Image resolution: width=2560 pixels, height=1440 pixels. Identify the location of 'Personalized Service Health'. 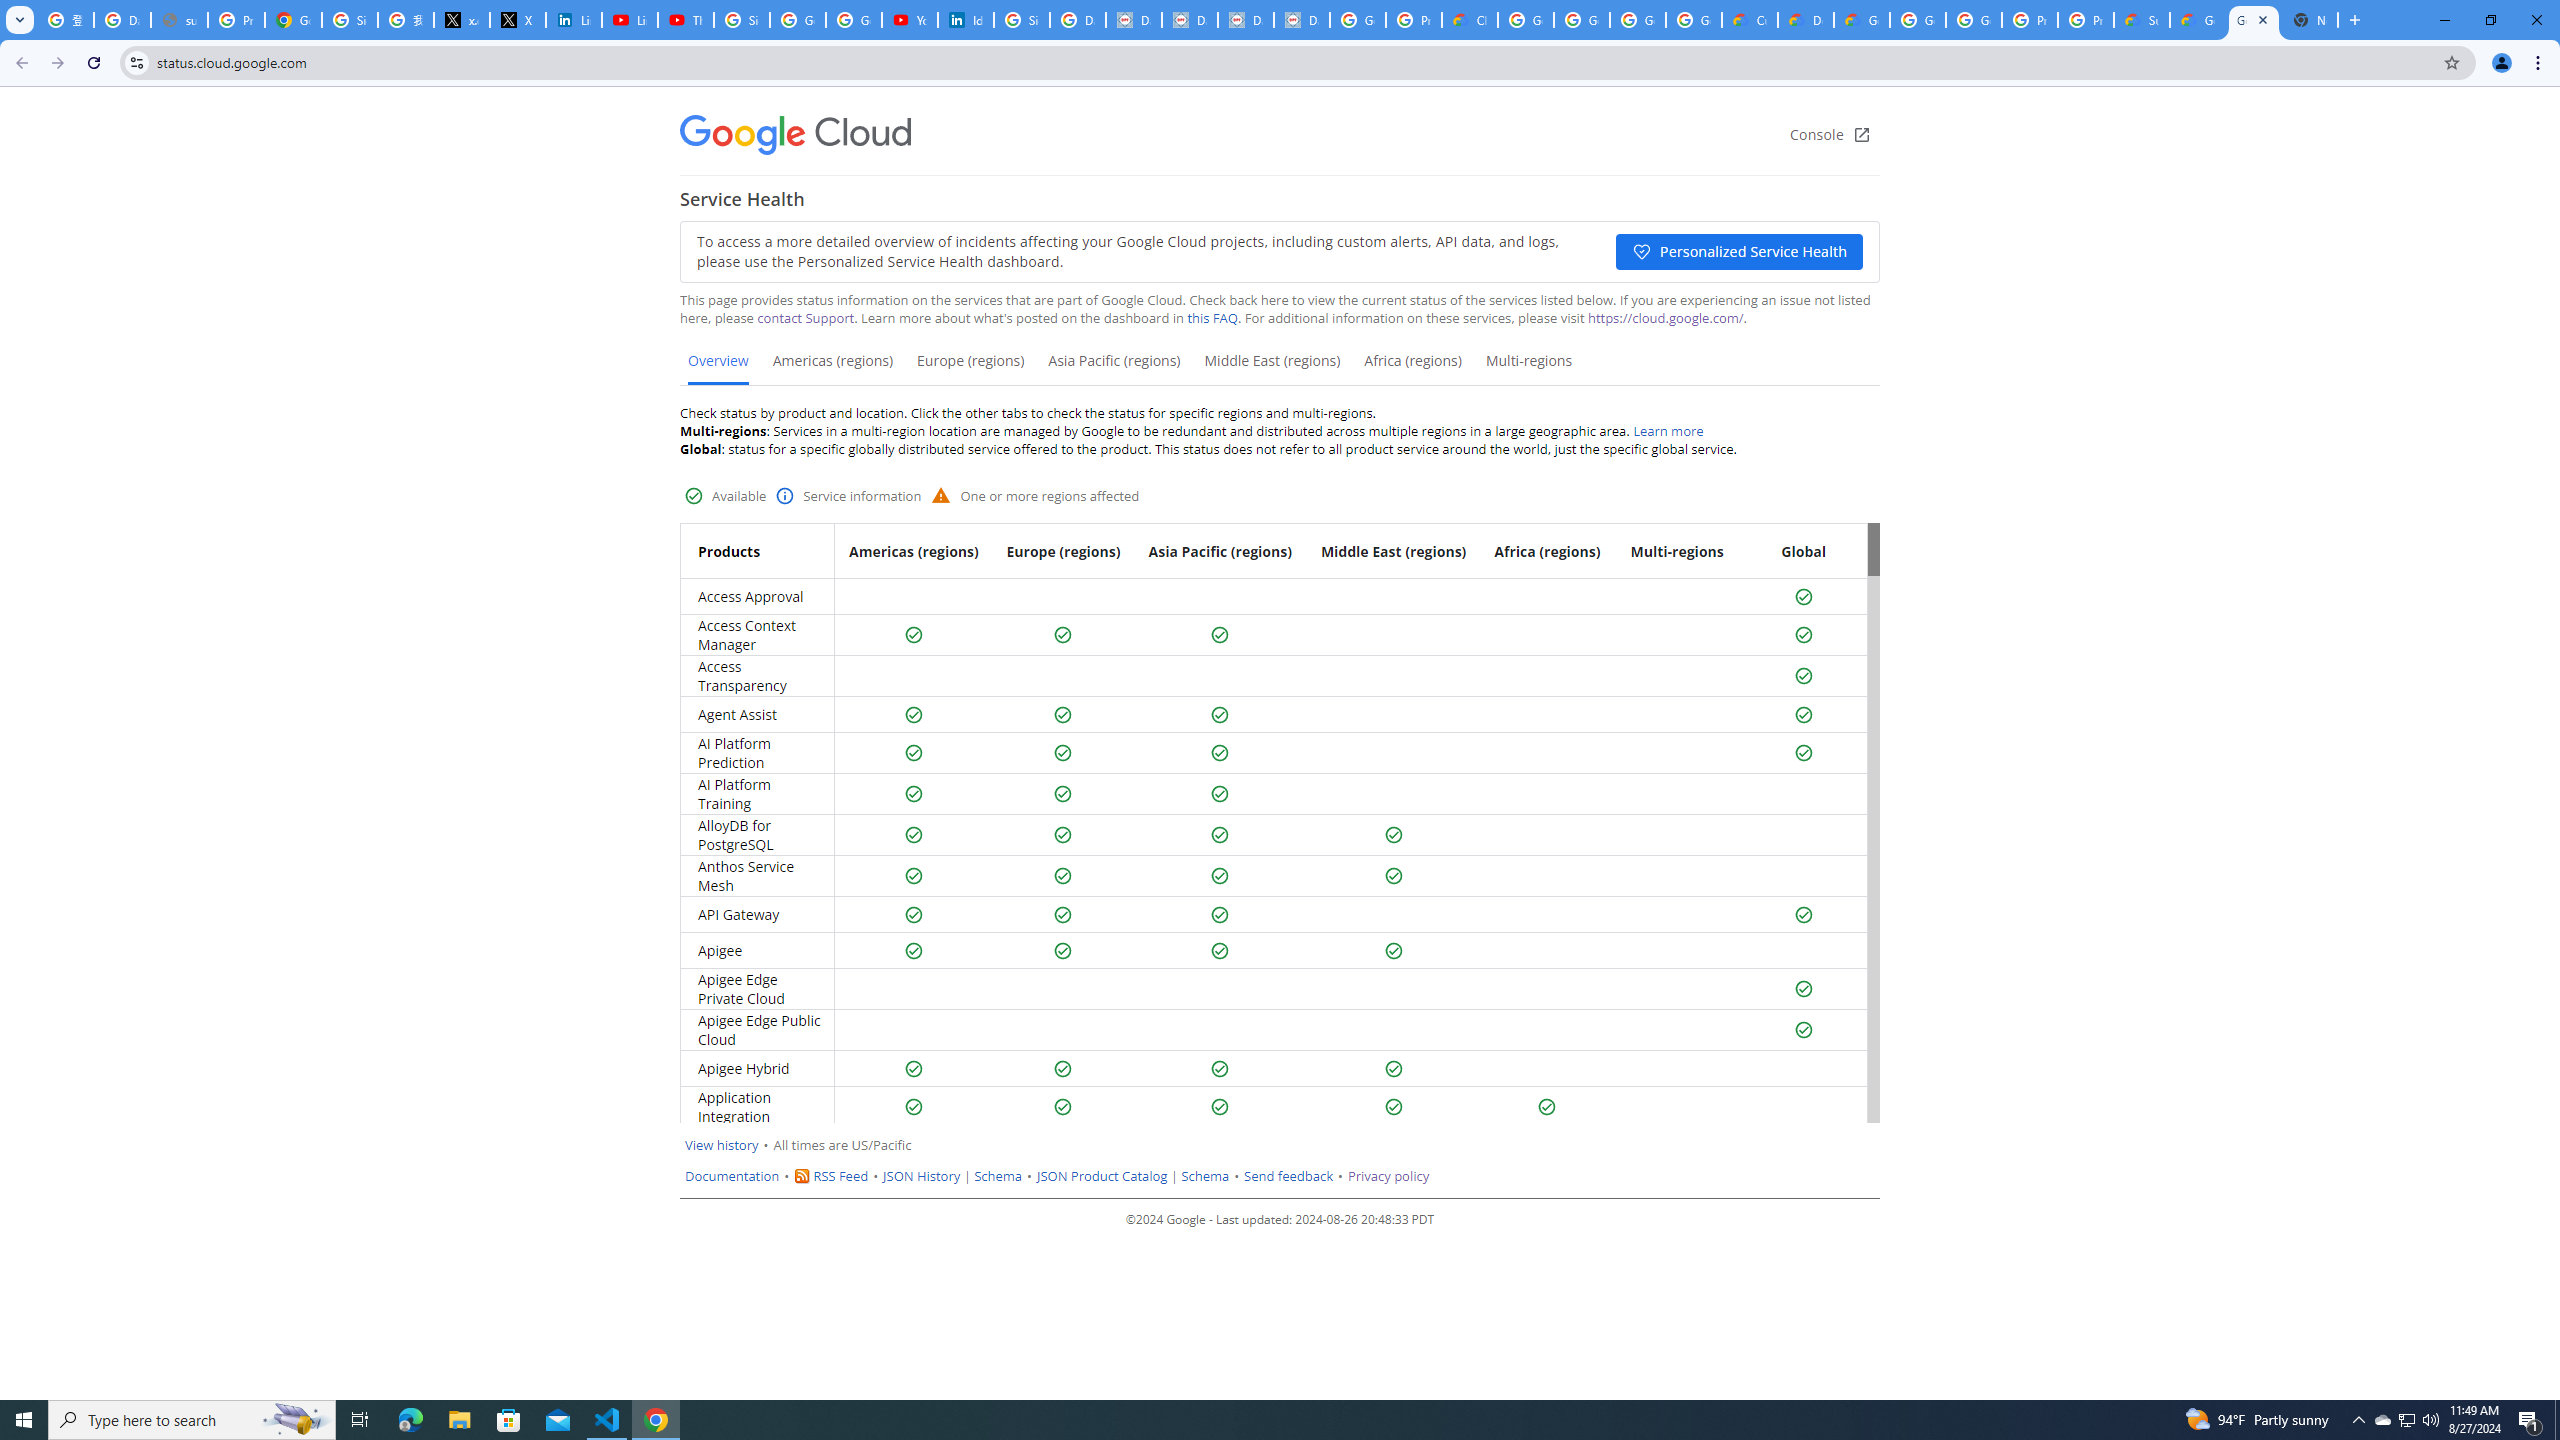
(1738, 250).